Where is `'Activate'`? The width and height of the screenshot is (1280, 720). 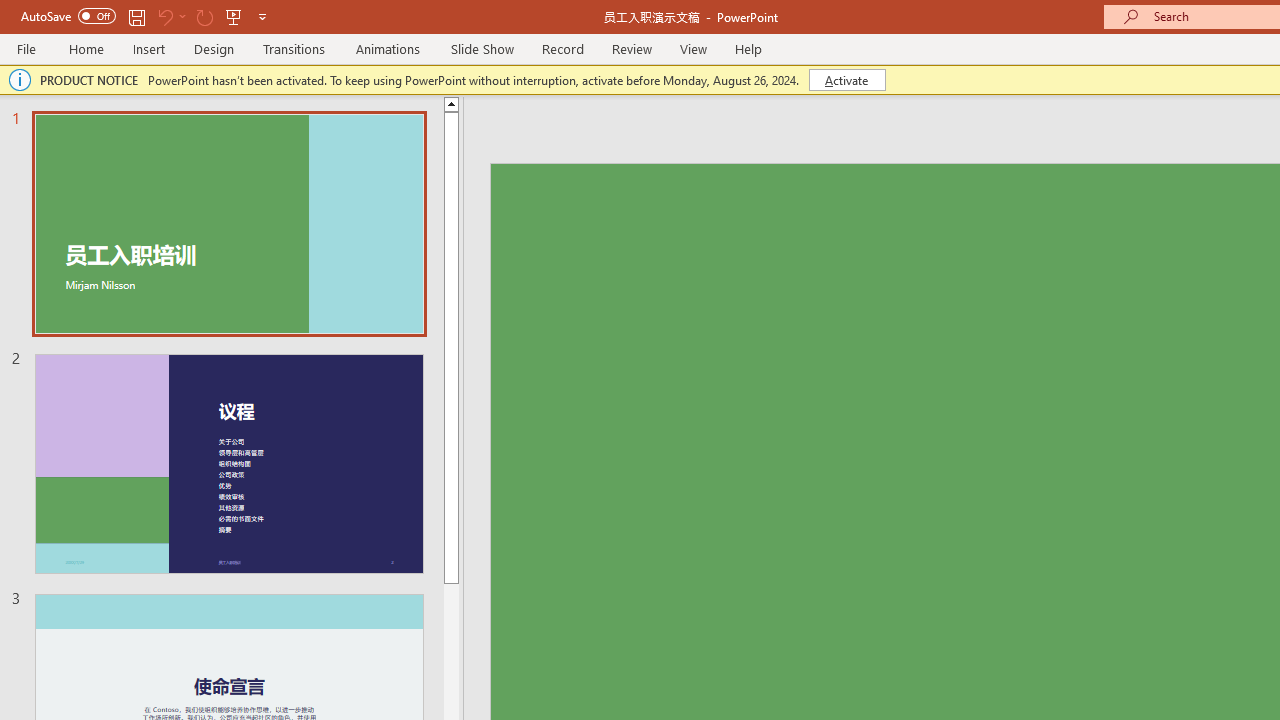 'Activate' is located at coordinates (847, 78).